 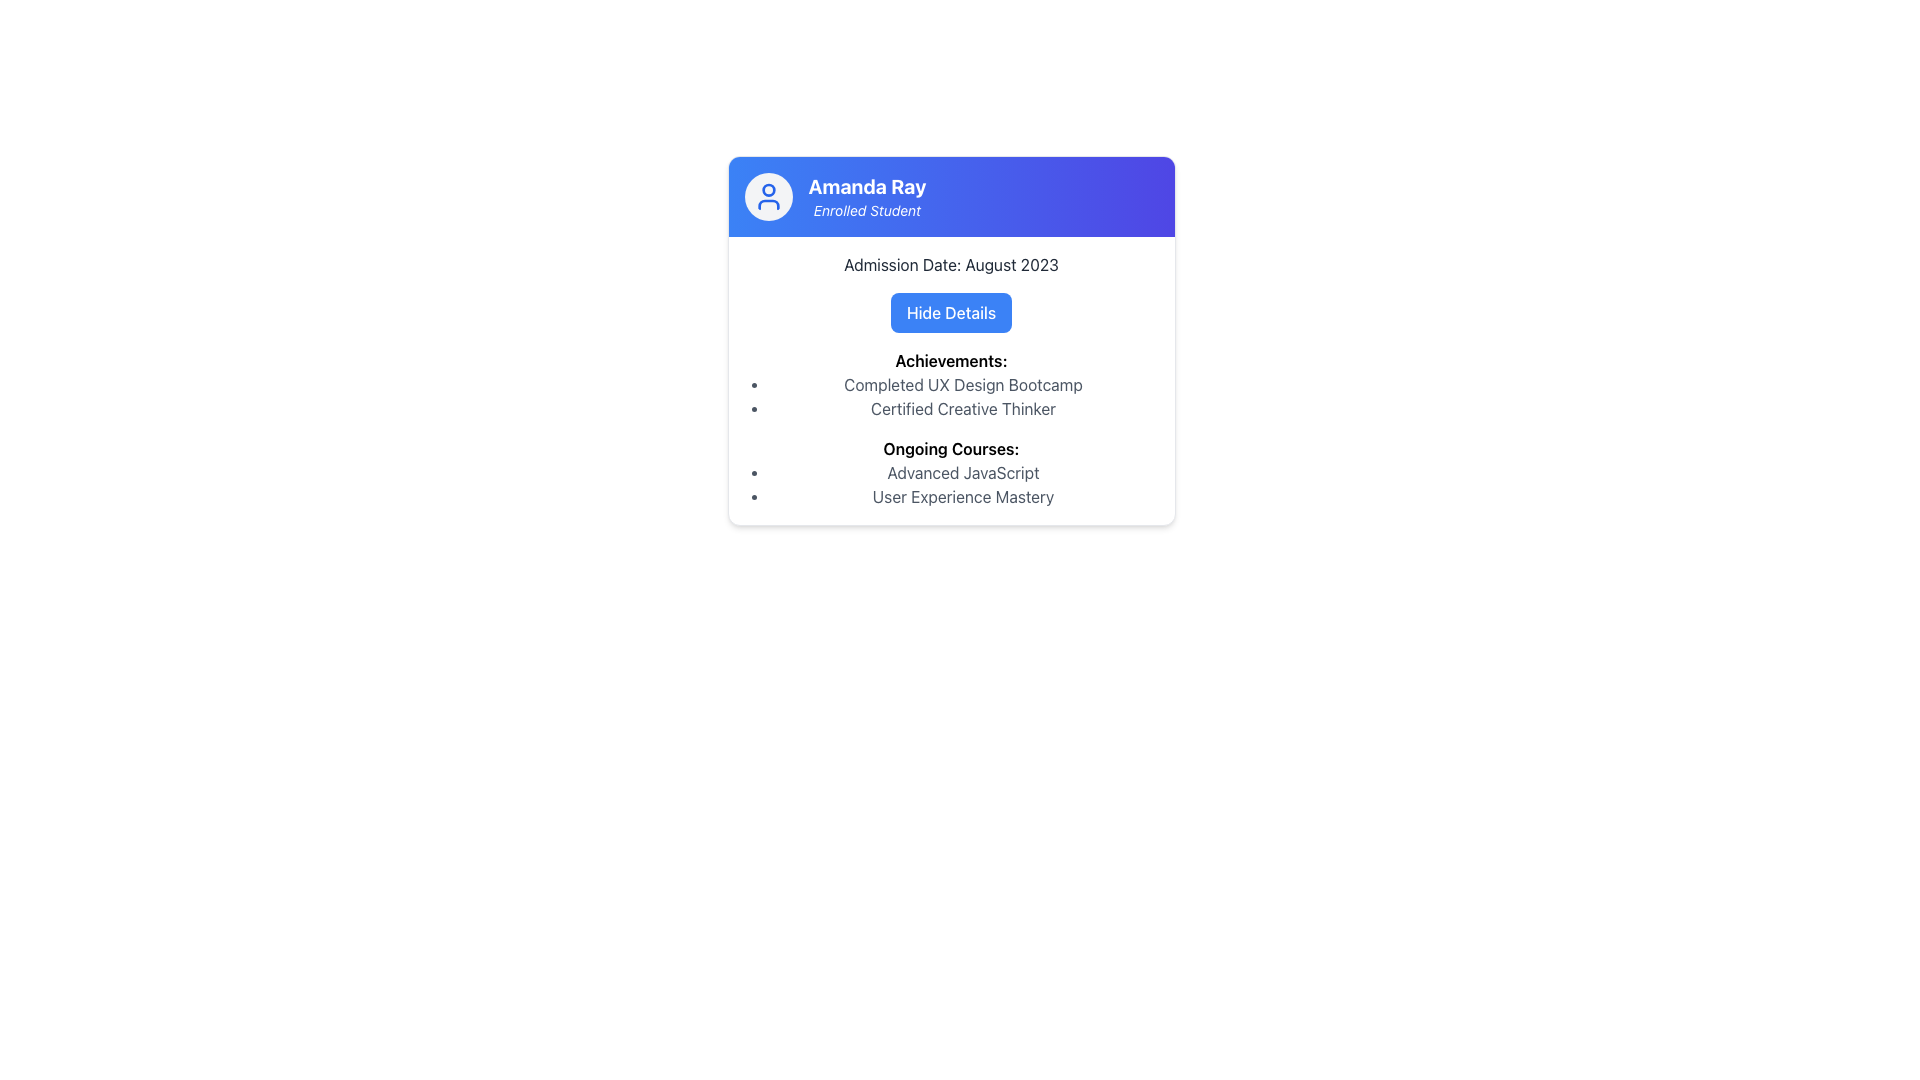 I want to click on the textual item reading 'Completed UX Design Bootcamp', which is the first item in the bullet-point list under the 'Achievements:' section, so click(x=963, y=385).